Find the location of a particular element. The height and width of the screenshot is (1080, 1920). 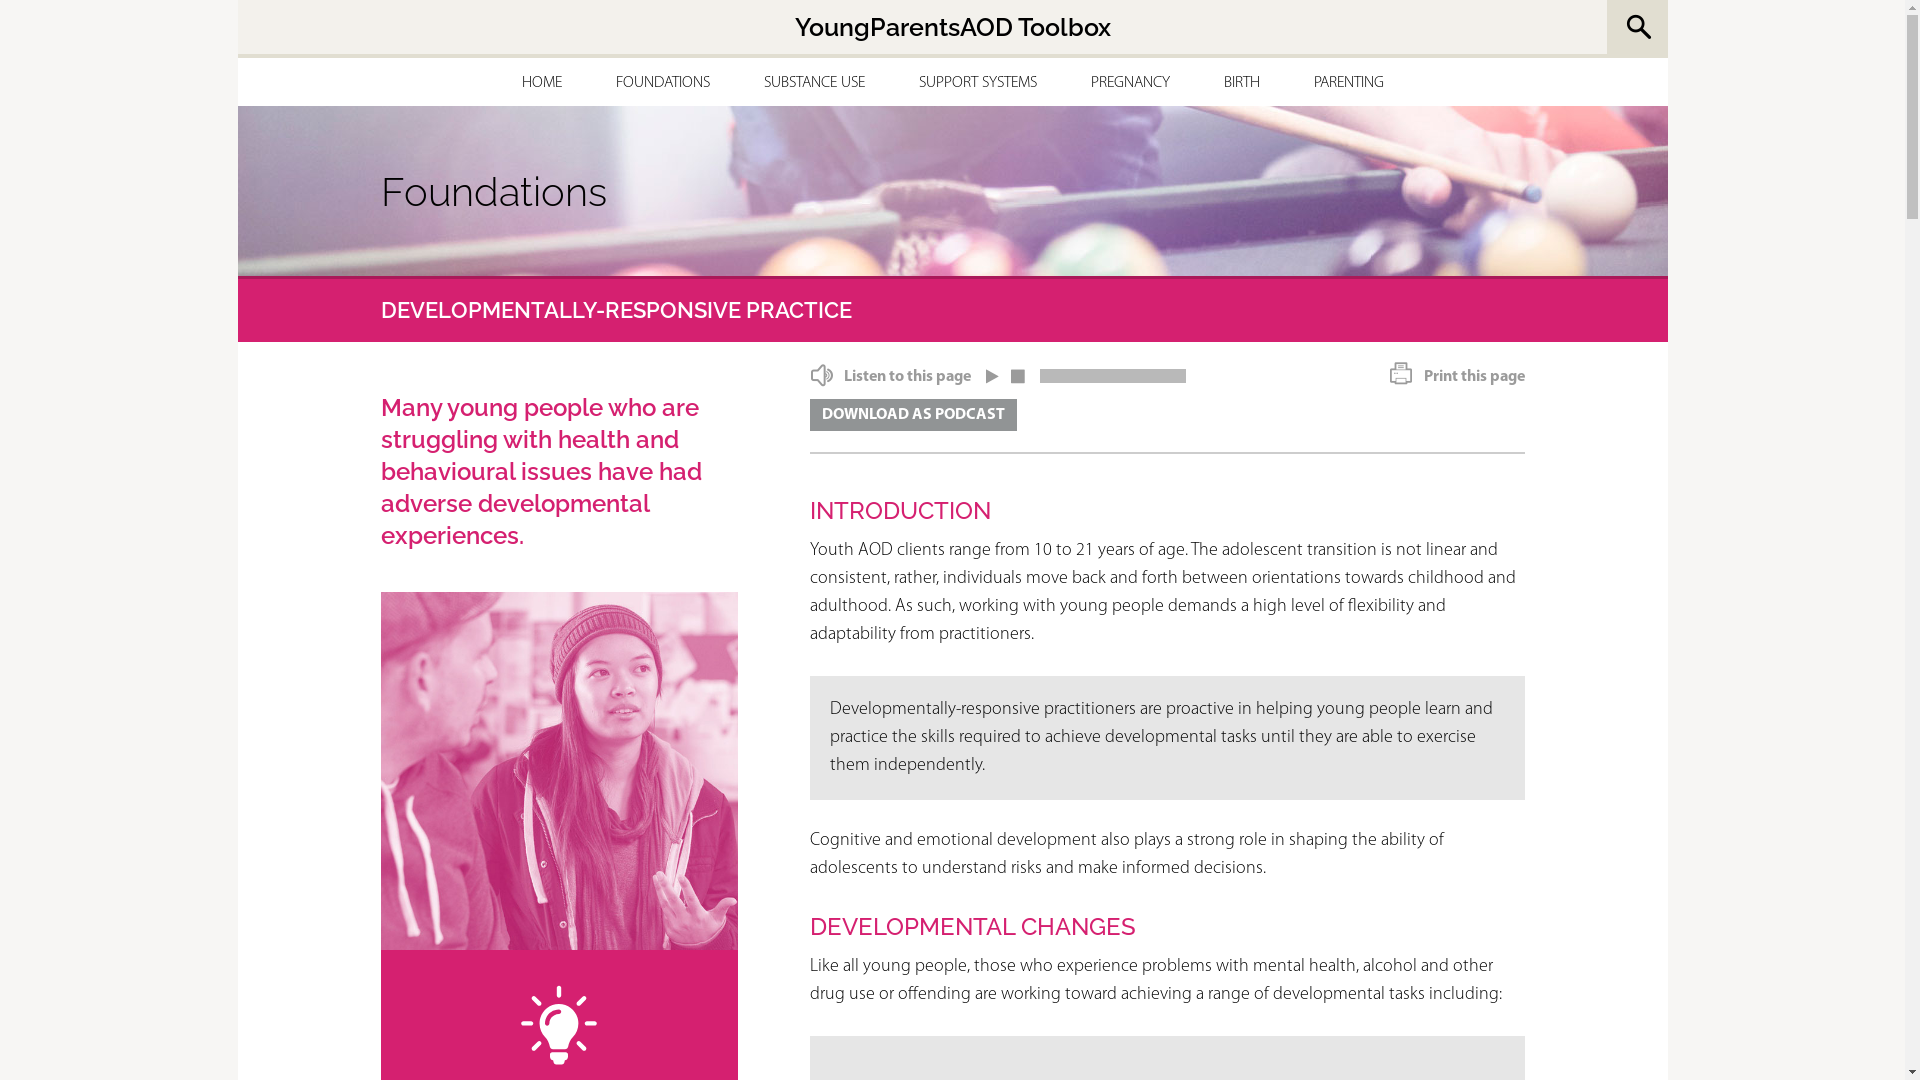

'PARENTING' is located at coordinates (1348, 82).